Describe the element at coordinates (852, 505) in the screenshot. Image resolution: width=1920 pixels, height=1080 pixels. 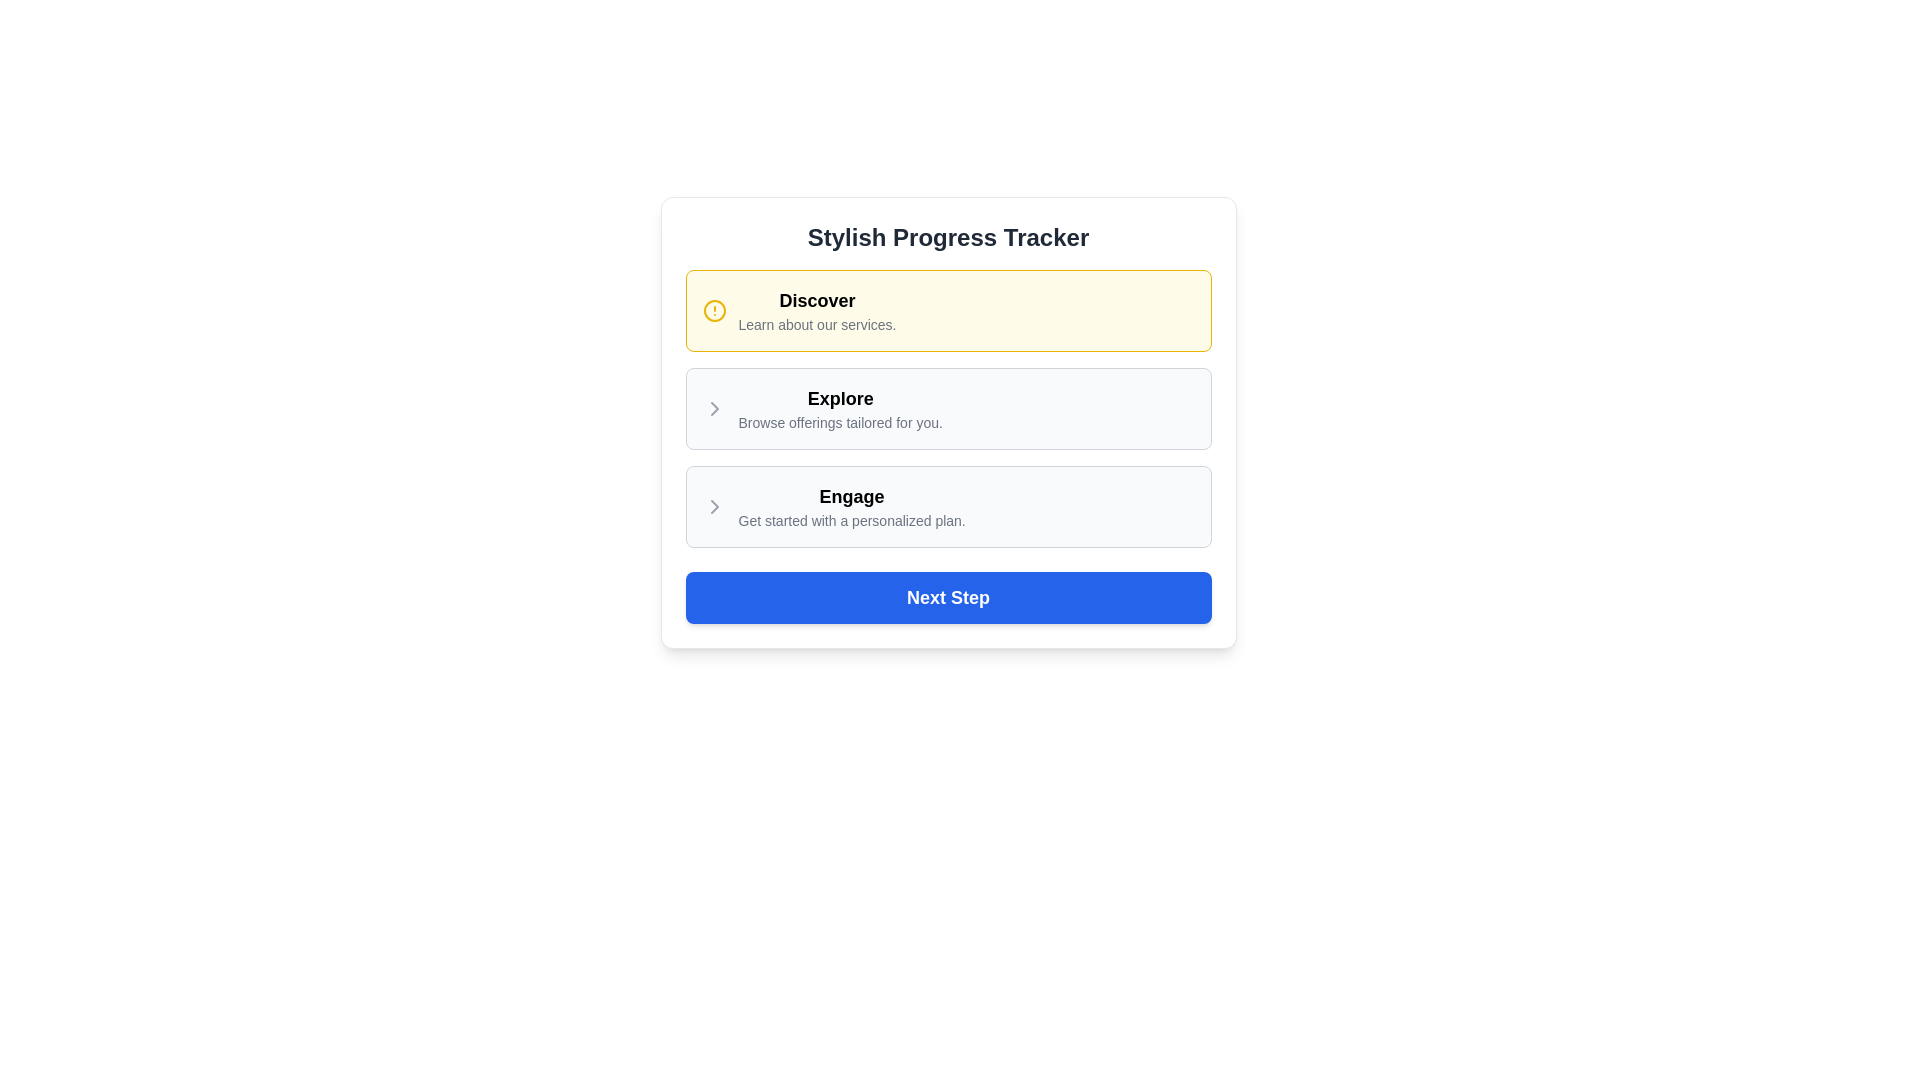
I see `the 'Engage' Text Display Component, which is the third option in the vertical stack within the 'Stylish Progress Tracker' interface, using keyboard navigation` at that location.